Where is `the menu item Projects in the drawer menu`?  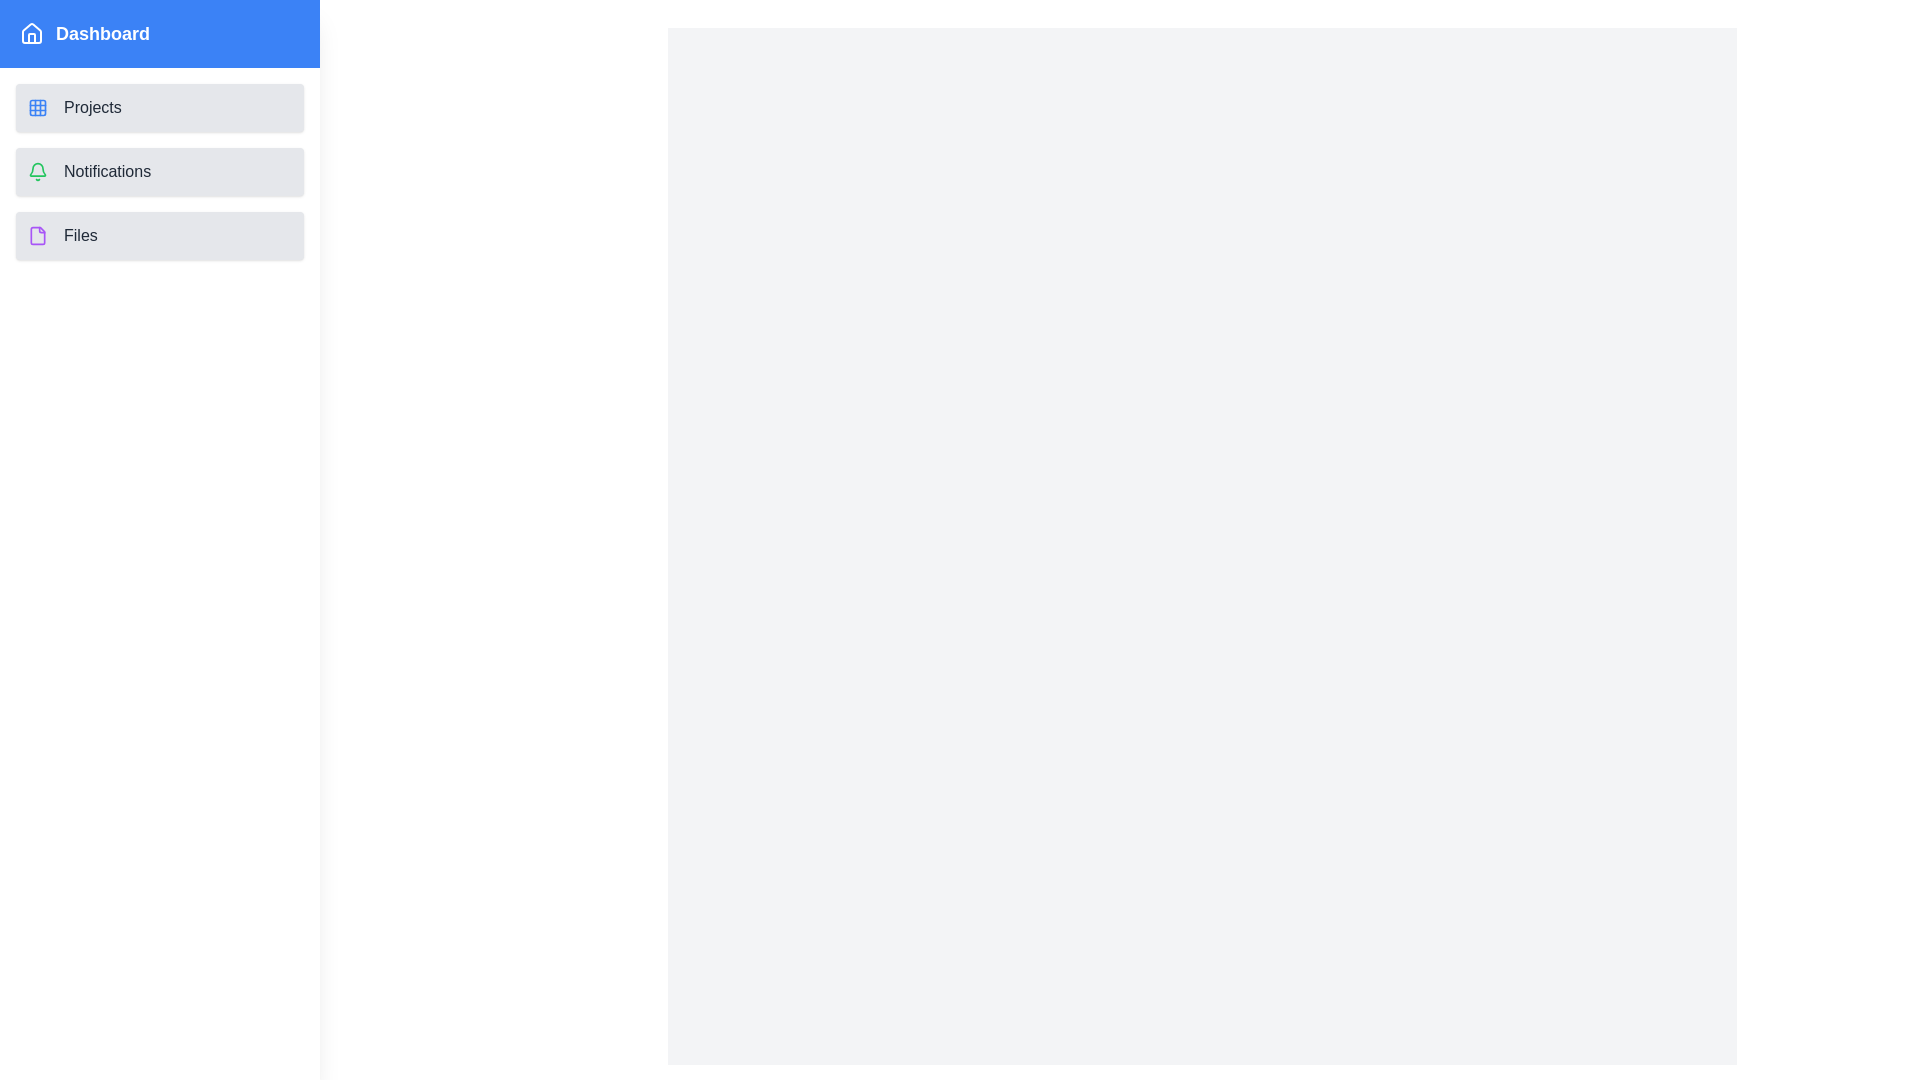
the menu item Projects in the drawer menu is located at coordinates (158, 108).